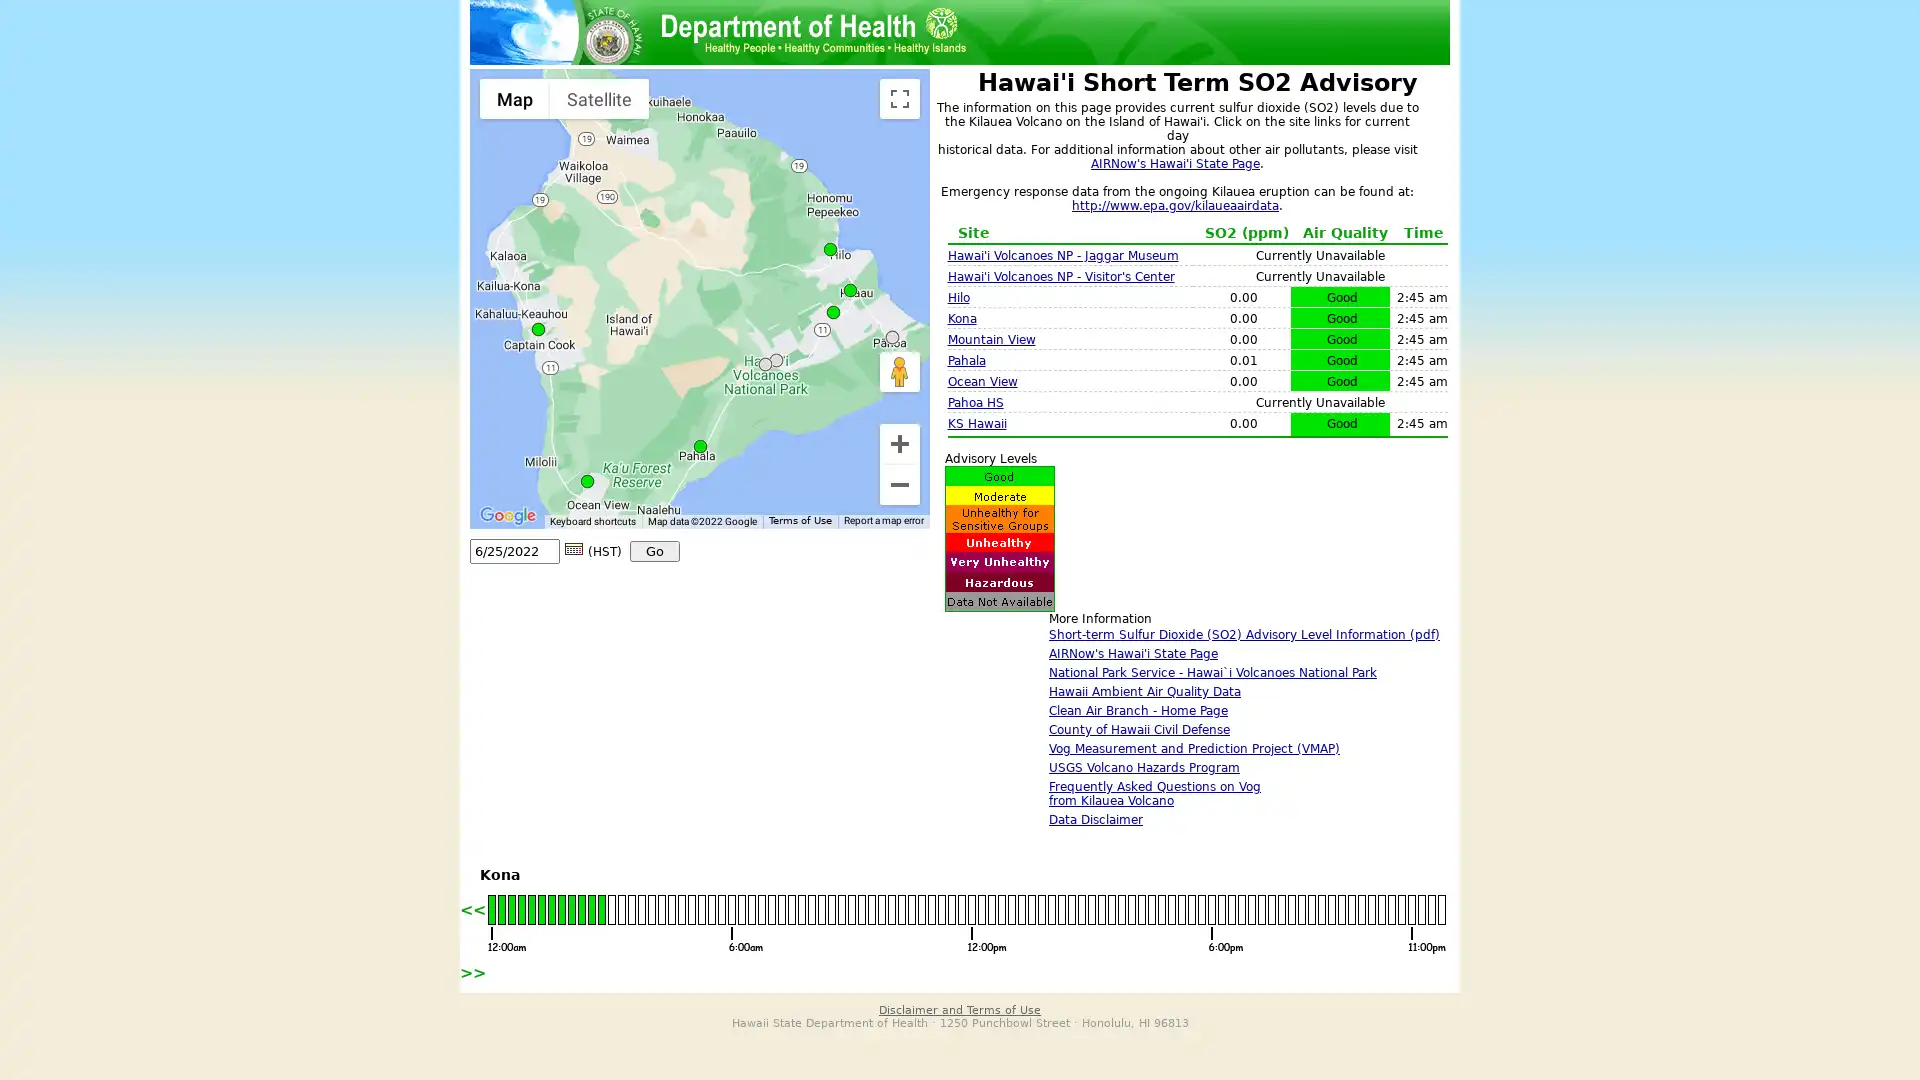 This screenshot has width=1920, height=1080. What do you see at coordinates (700, 445) in the screenshot?
I see `Pahala: SO2 0.01 ppm (Good) on 06/25 at 02:45 am` at bounding box center [700, 445].